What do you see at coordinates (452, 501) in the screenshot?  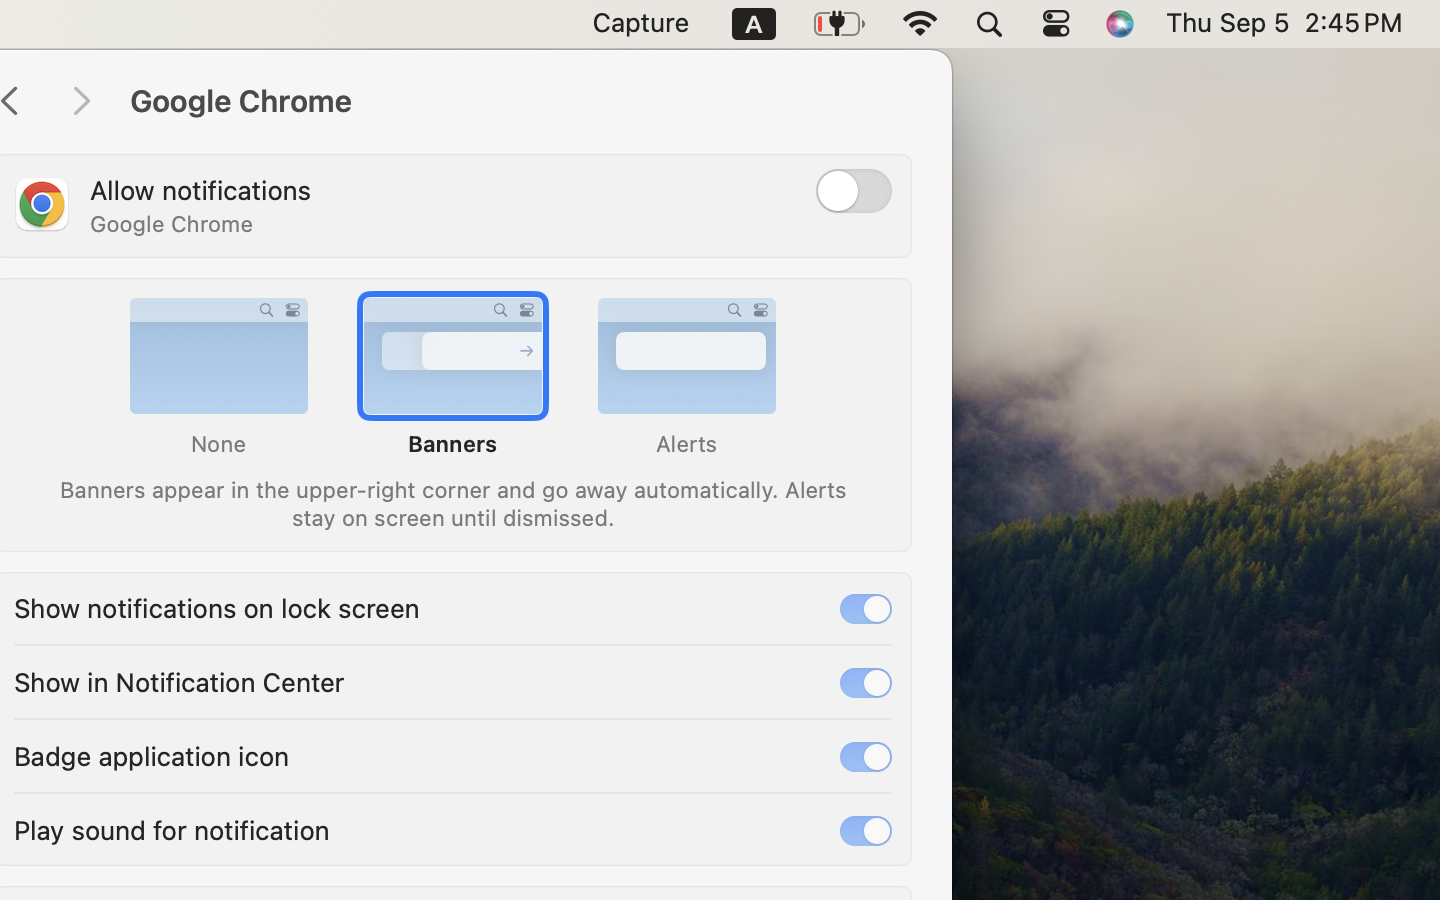 I see `'Banners appear in the upper-right corner and go away automatically. Alerts stay on screen until dismissed.'` at bounding box center [452, 501].